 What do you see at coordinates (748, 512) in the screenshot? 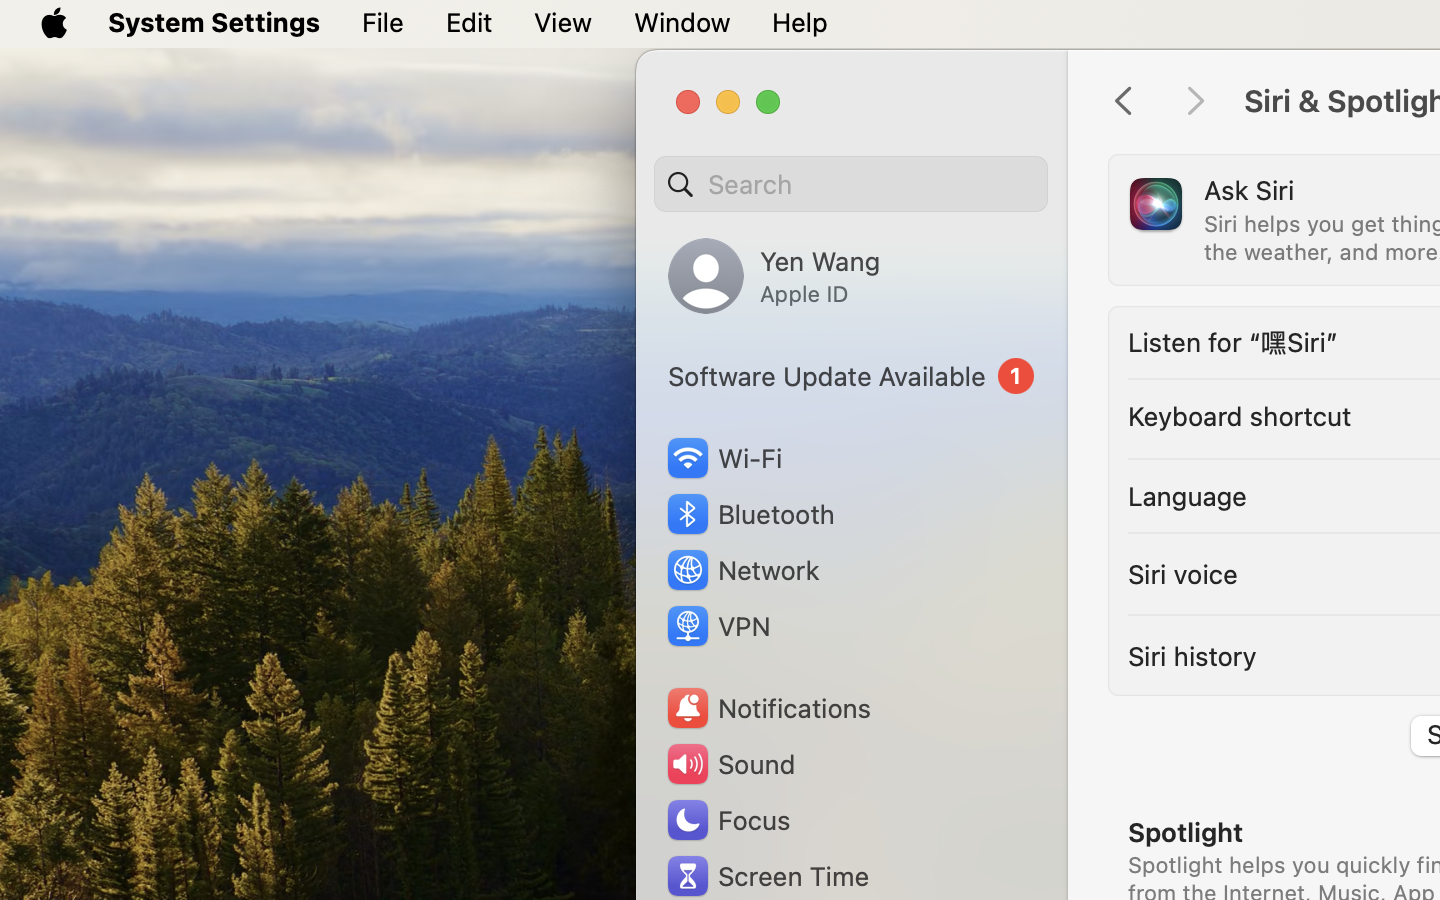
I see `'Bluetooth'` at bounding box center [748, 512].